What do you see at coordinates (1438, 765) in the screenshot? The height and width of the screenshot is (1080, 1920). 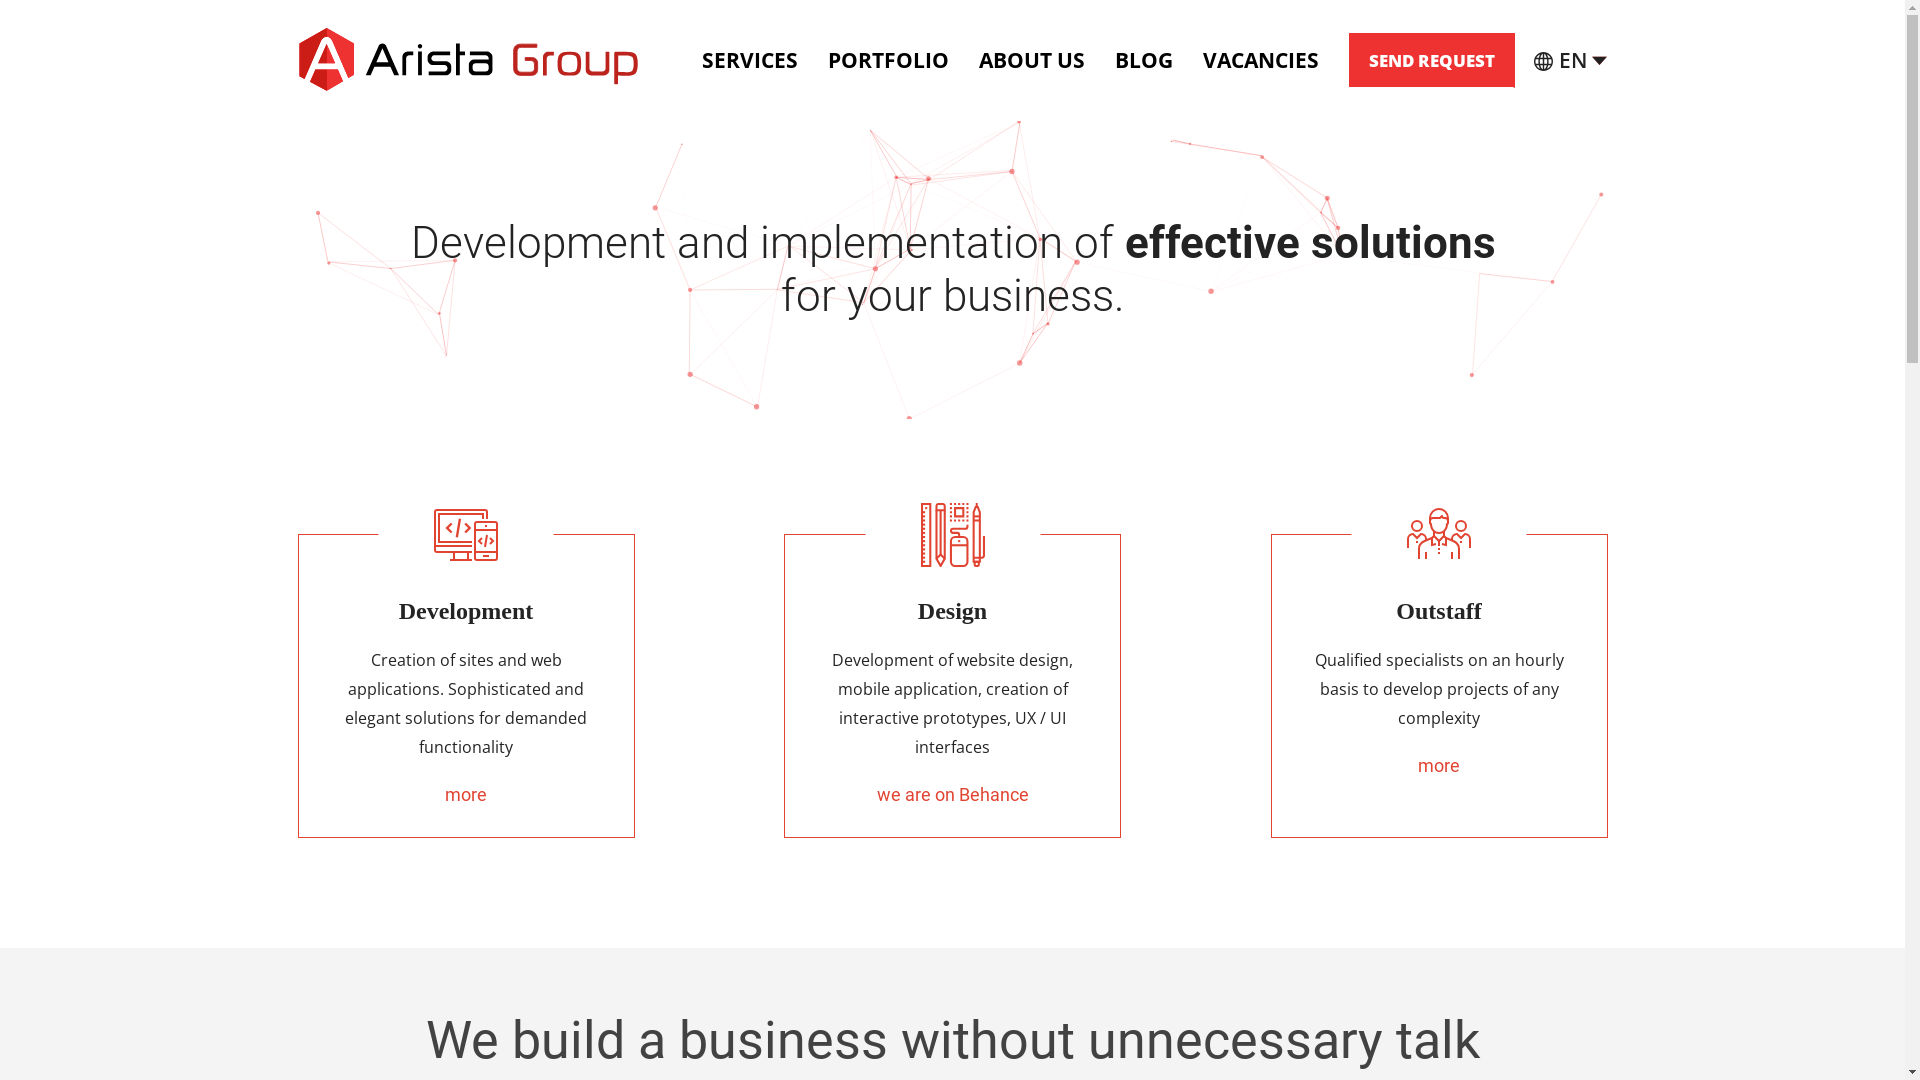 I see `'more'` at bounding box center [1438, 765].